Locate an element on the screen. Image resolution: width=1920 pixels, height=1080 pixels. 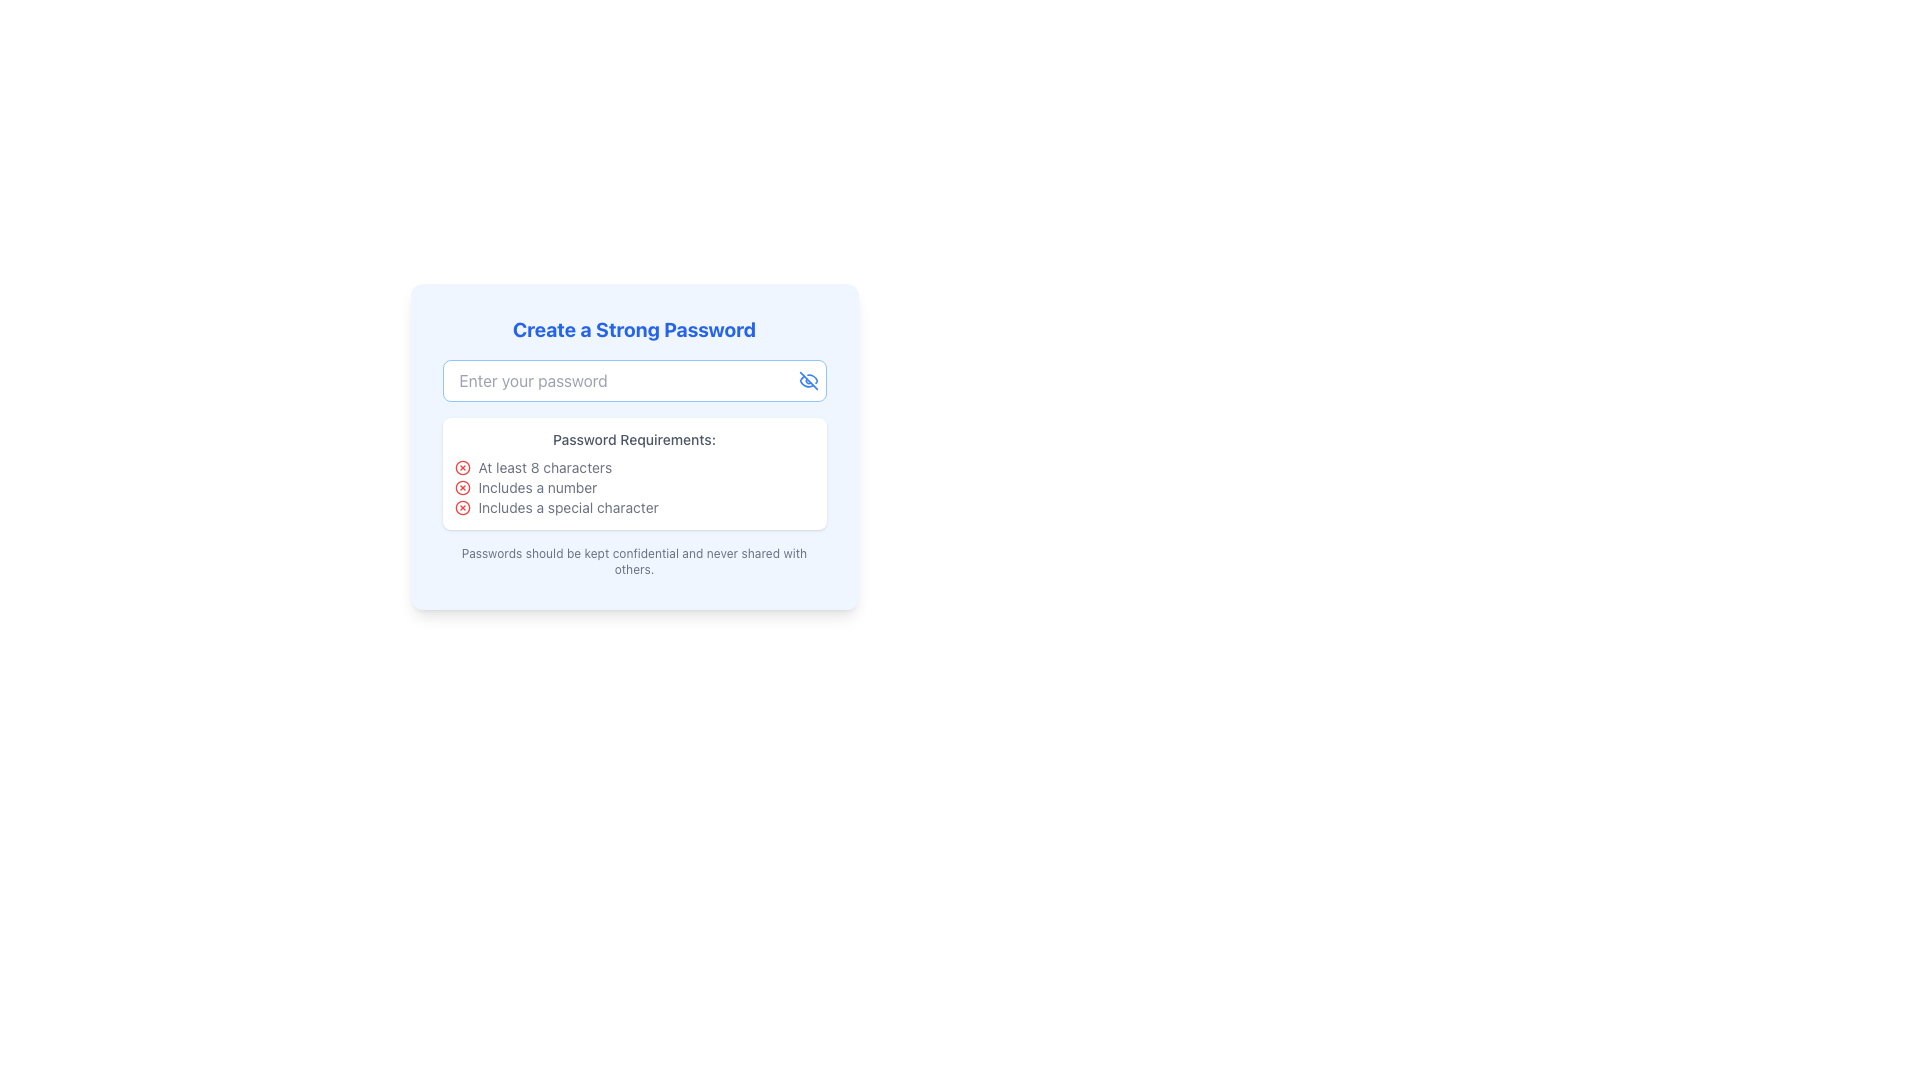
the visibility toggle button, styled as a blue eye with a slash, located at the right edge of the password input field is located at coordinates (808, 381).